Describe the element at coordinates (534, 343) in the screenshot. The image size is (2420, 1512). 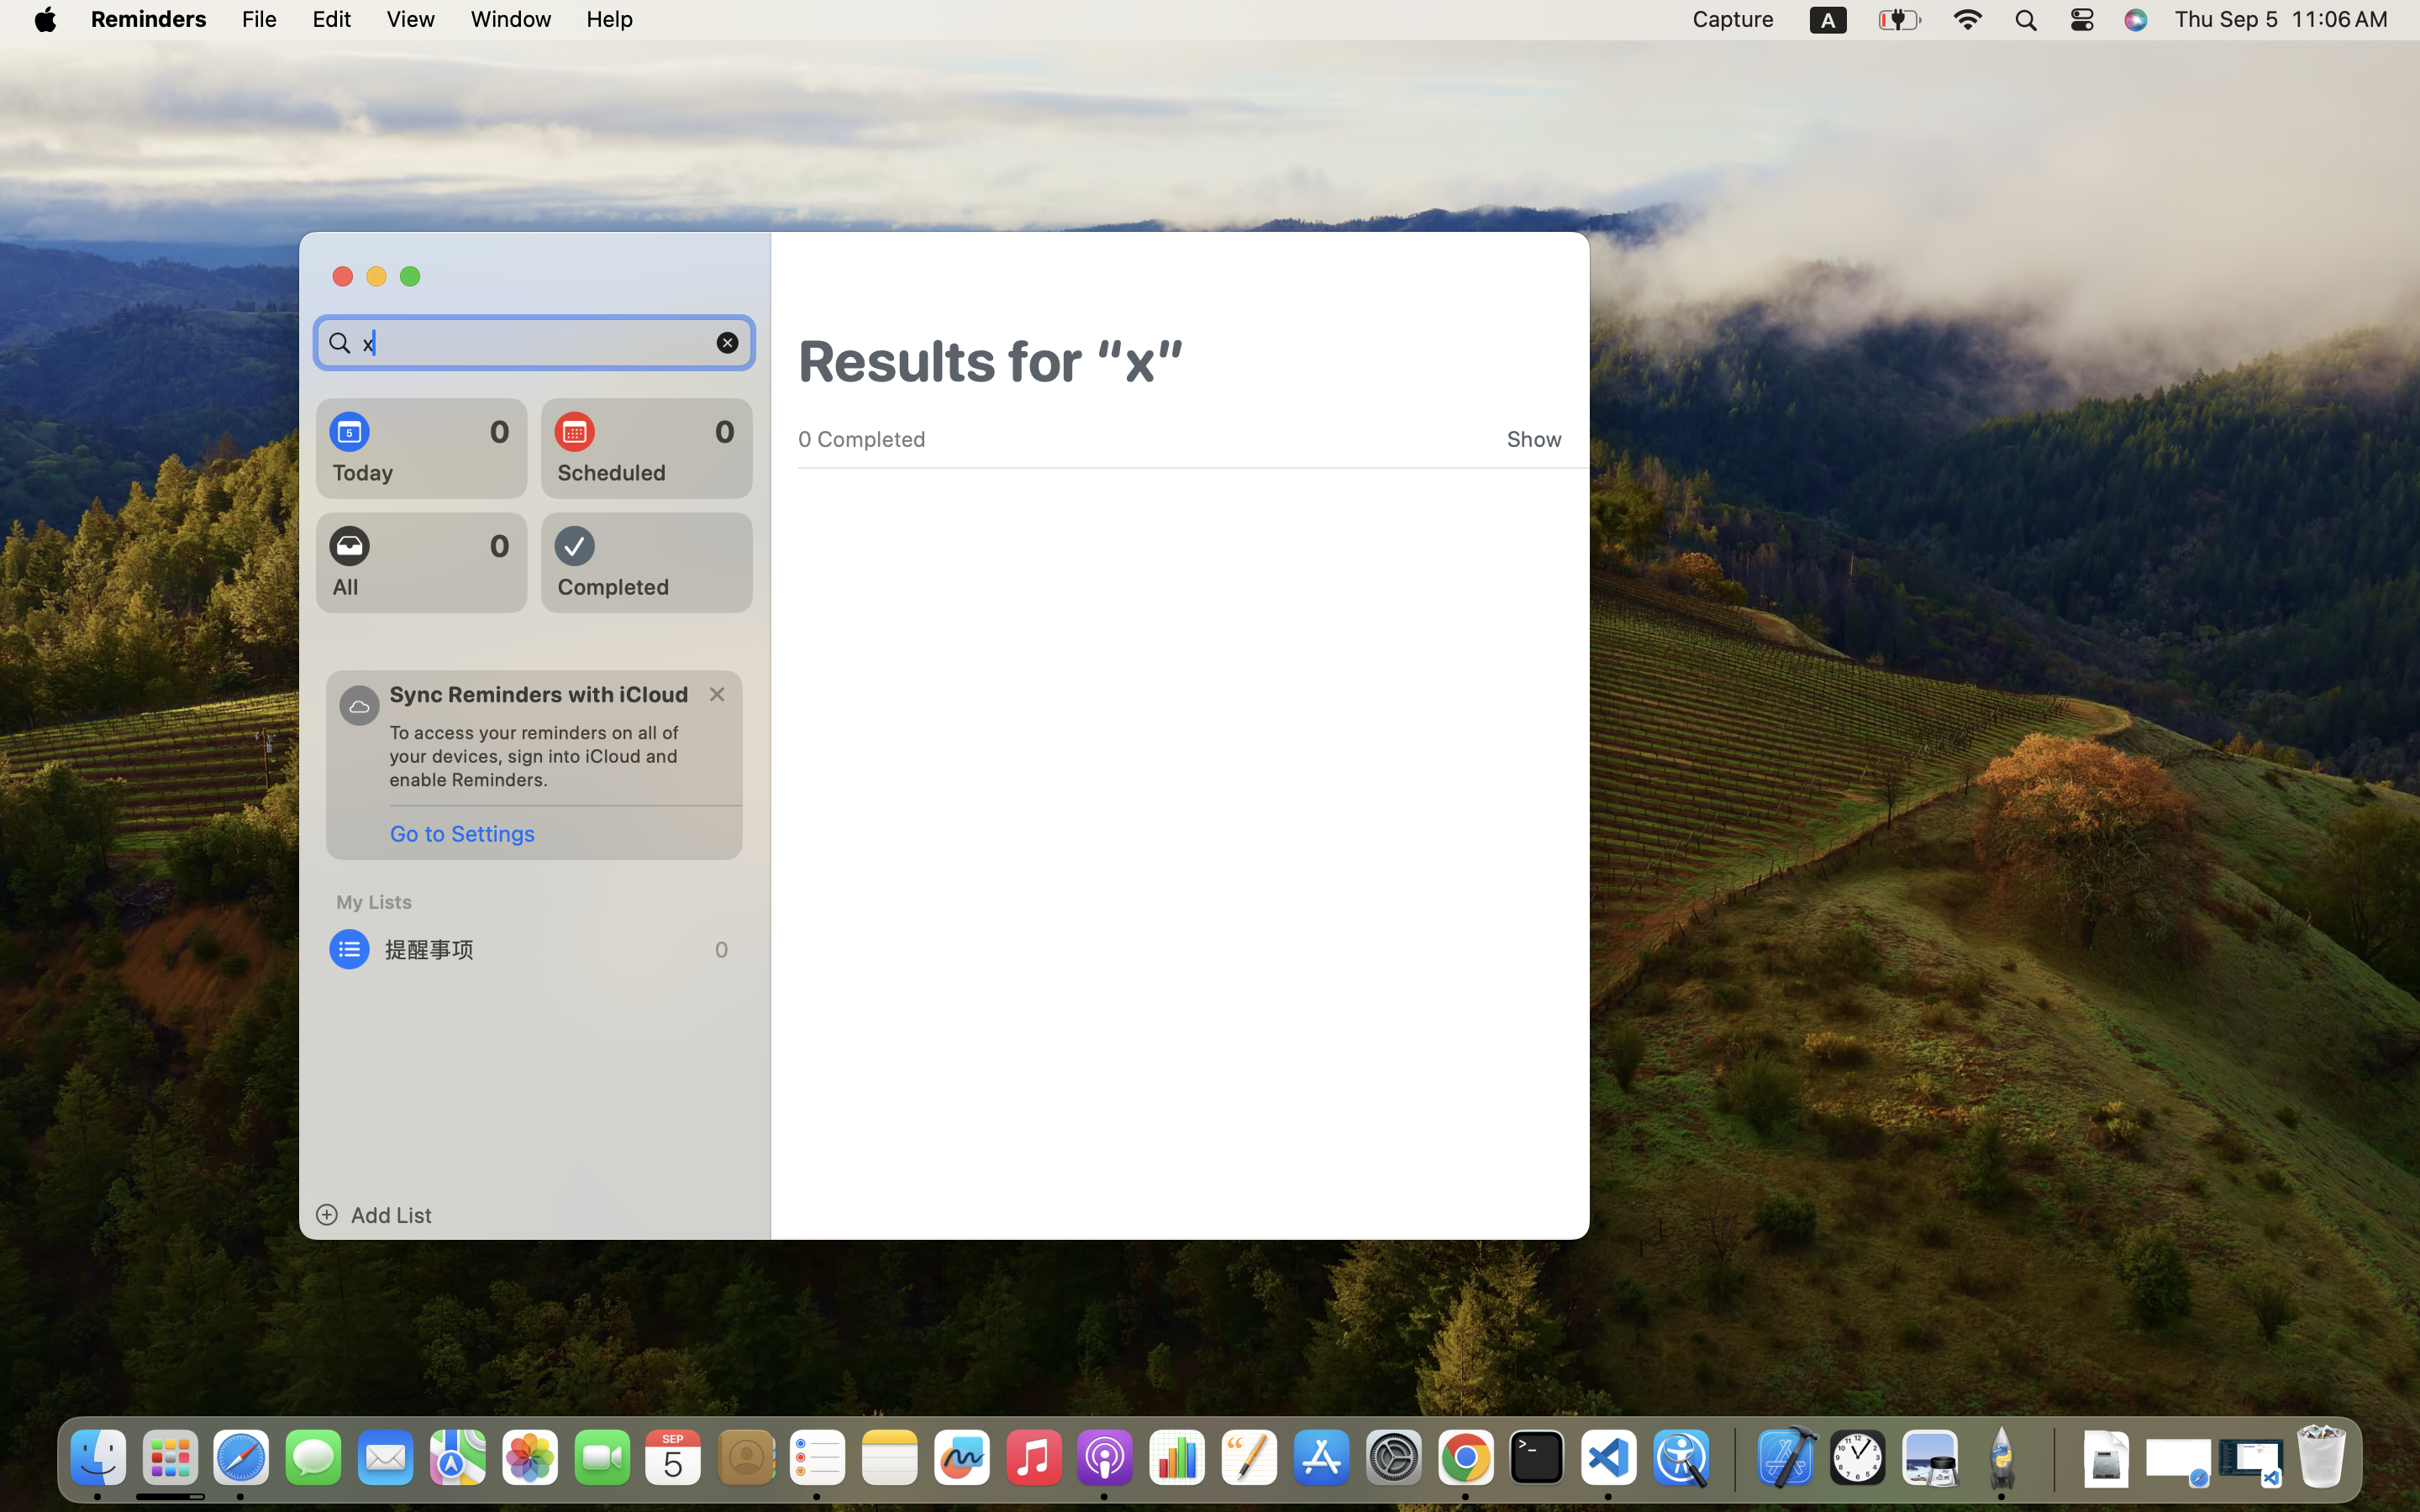
I see `'x'` at that location.